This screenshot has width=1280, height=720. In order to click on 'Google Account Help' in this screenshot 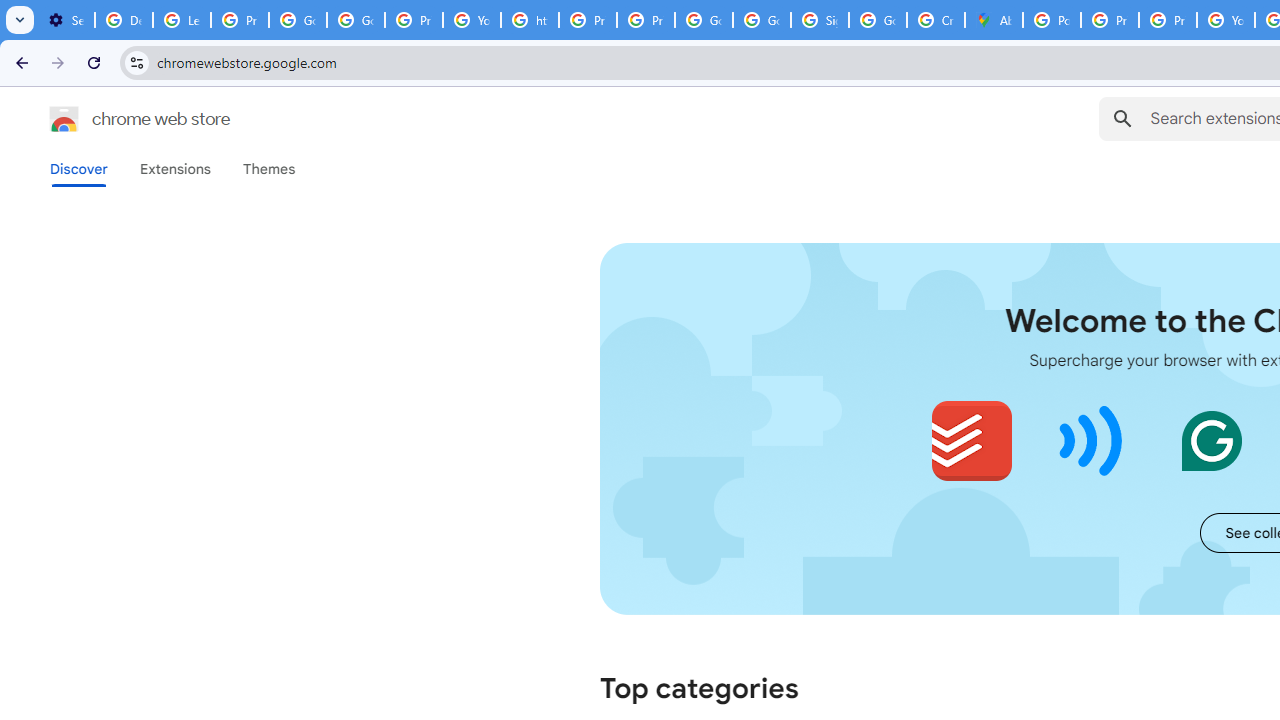, I will do `click(296, 20)`.